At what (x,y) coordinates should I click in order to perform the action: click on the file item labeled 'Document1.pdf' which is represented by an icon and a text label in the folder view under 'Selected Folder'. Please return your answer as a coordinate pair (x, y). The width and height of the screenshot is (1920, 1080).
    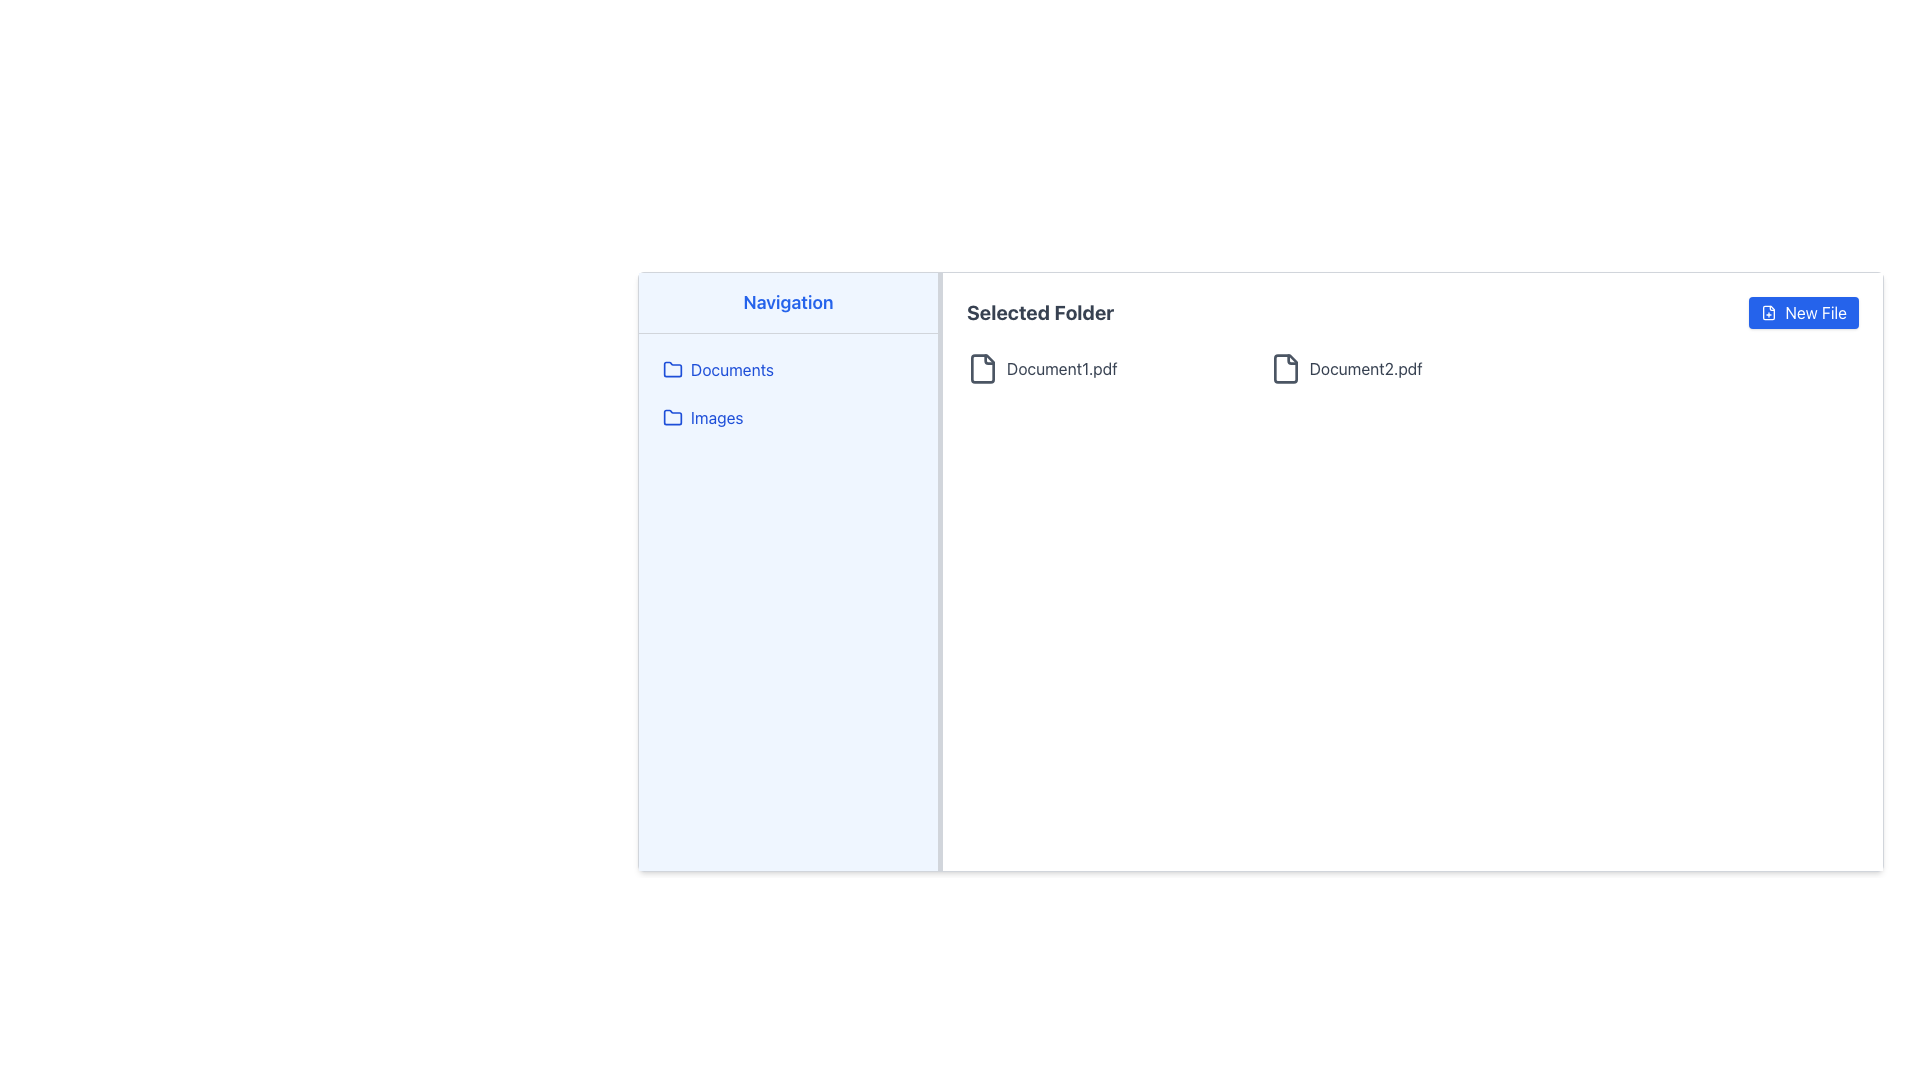
    Looking at the image, I should click on (1108, 369).